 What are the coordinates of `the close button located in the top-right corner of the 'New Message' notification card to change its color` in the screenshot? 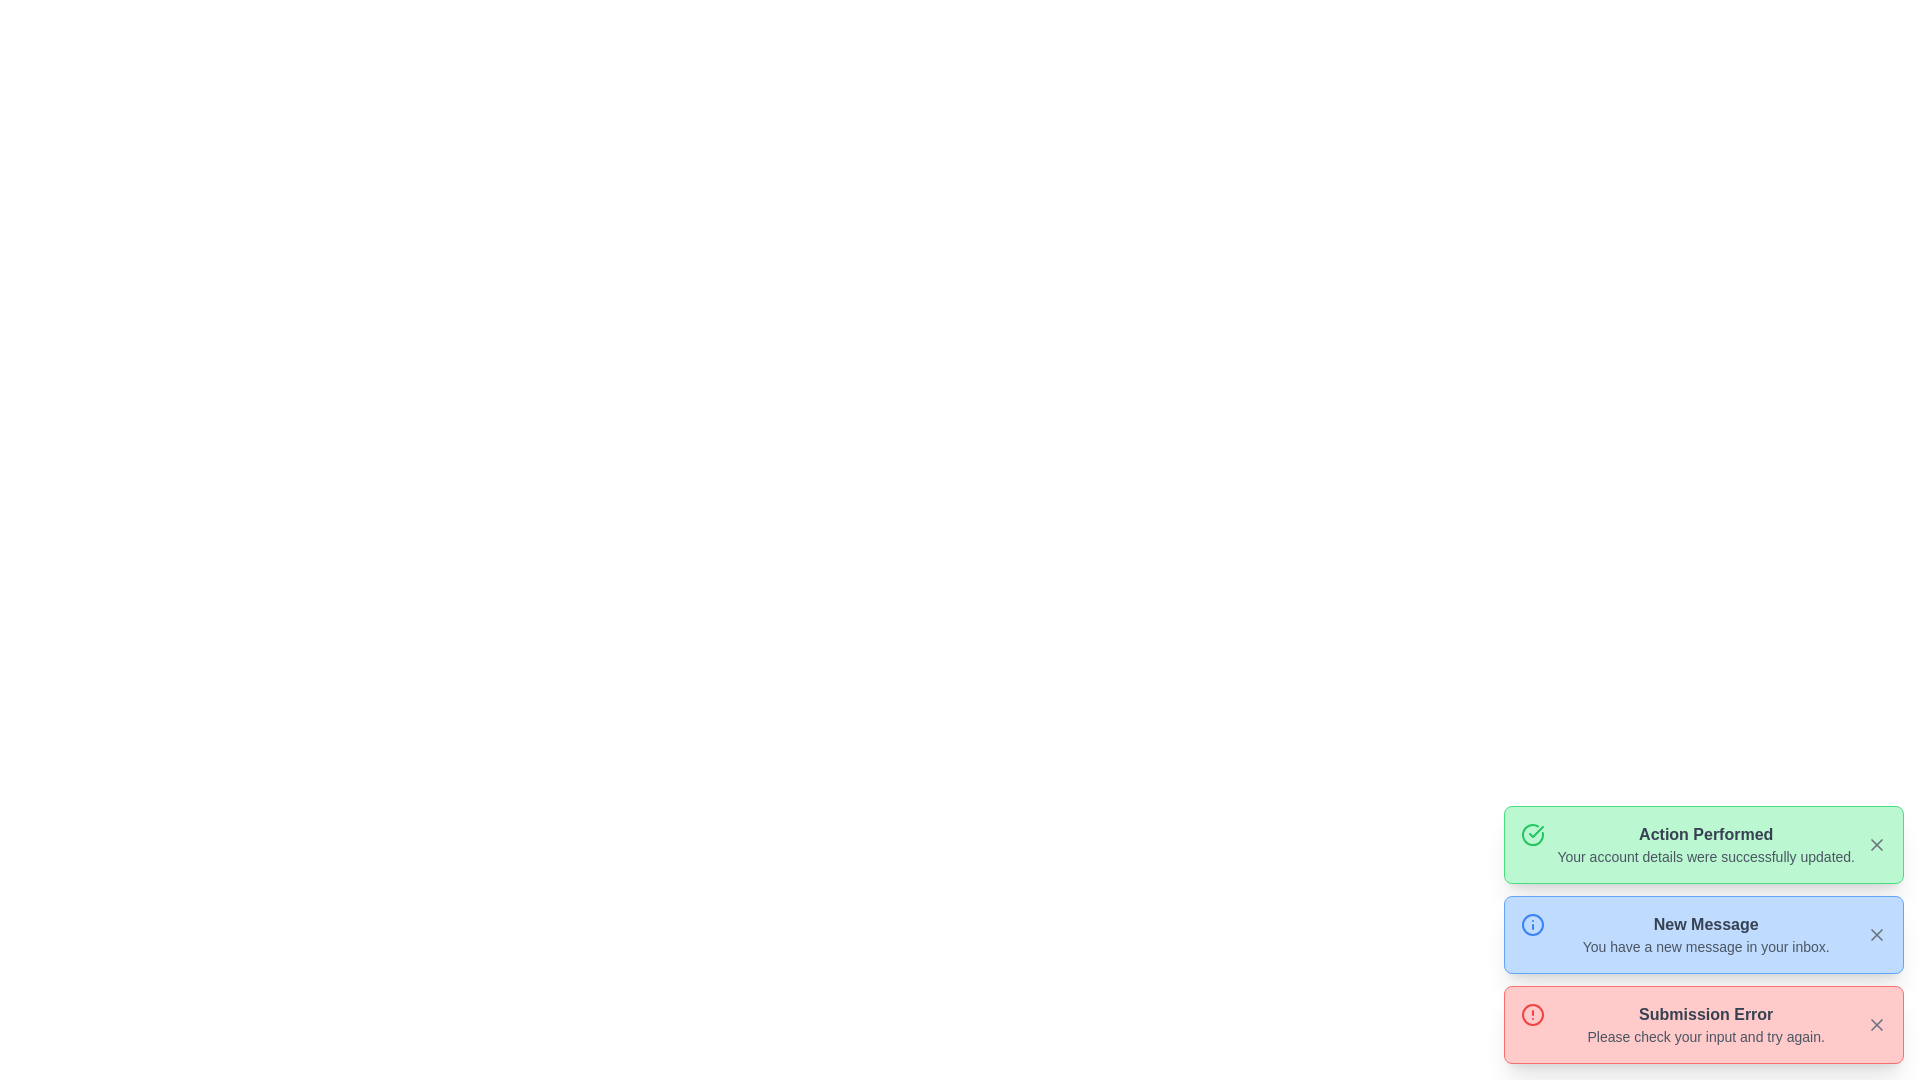 It's located at (1875, 934).